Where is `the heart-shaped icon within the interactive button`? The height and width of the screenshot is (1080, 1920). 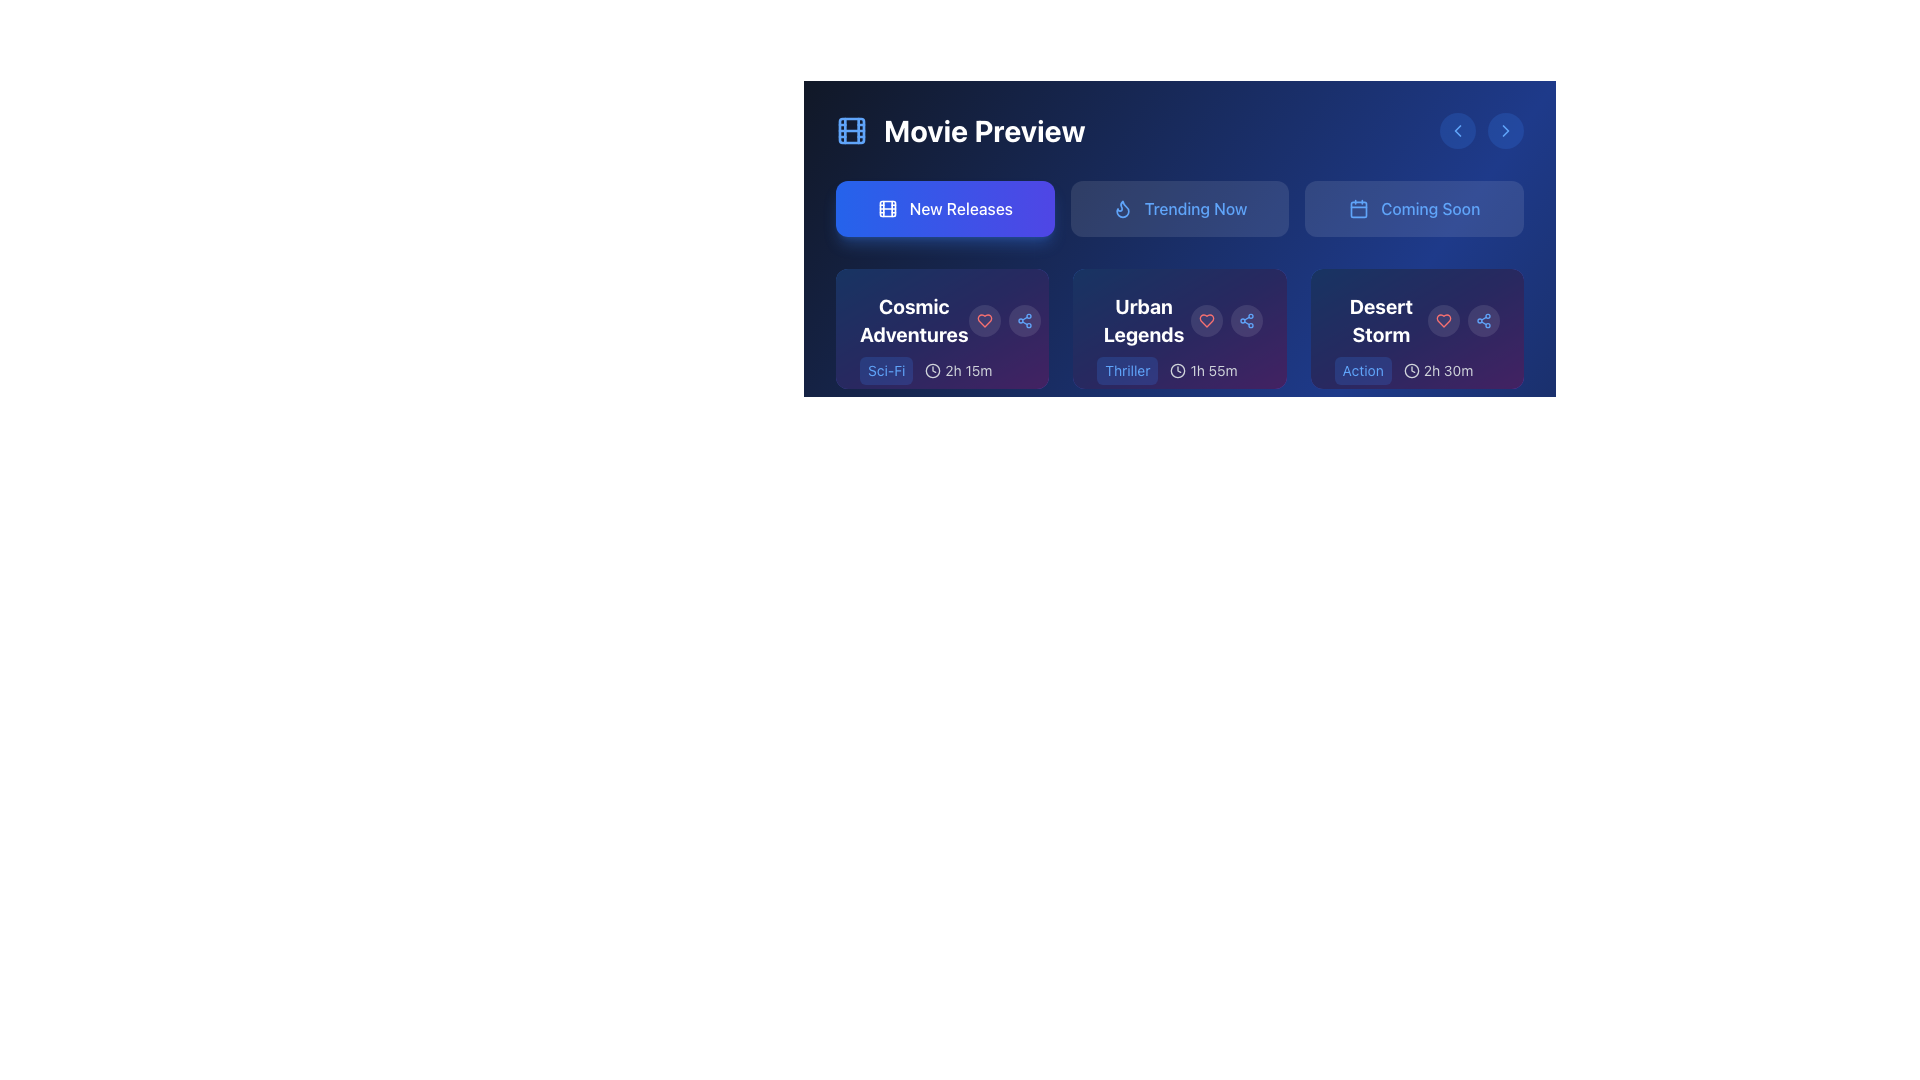 the heart-shaped icon within the interactive button is located at coordinates (984, 319).